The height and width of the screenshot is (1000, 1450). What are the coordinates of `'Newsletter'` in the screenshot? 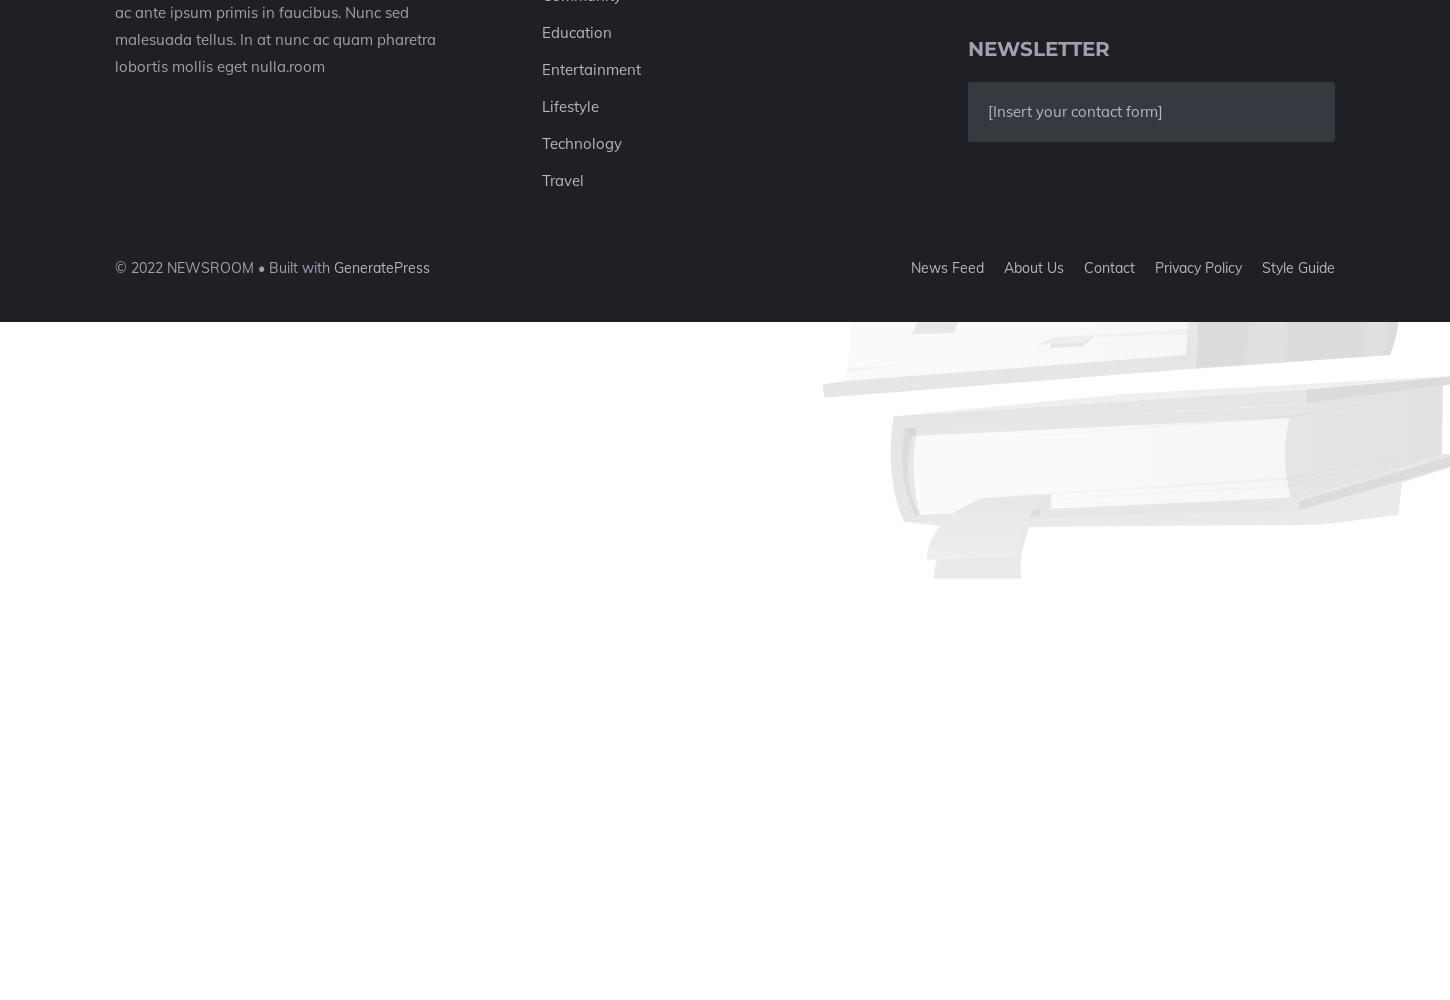 It's located at (1039, 49).